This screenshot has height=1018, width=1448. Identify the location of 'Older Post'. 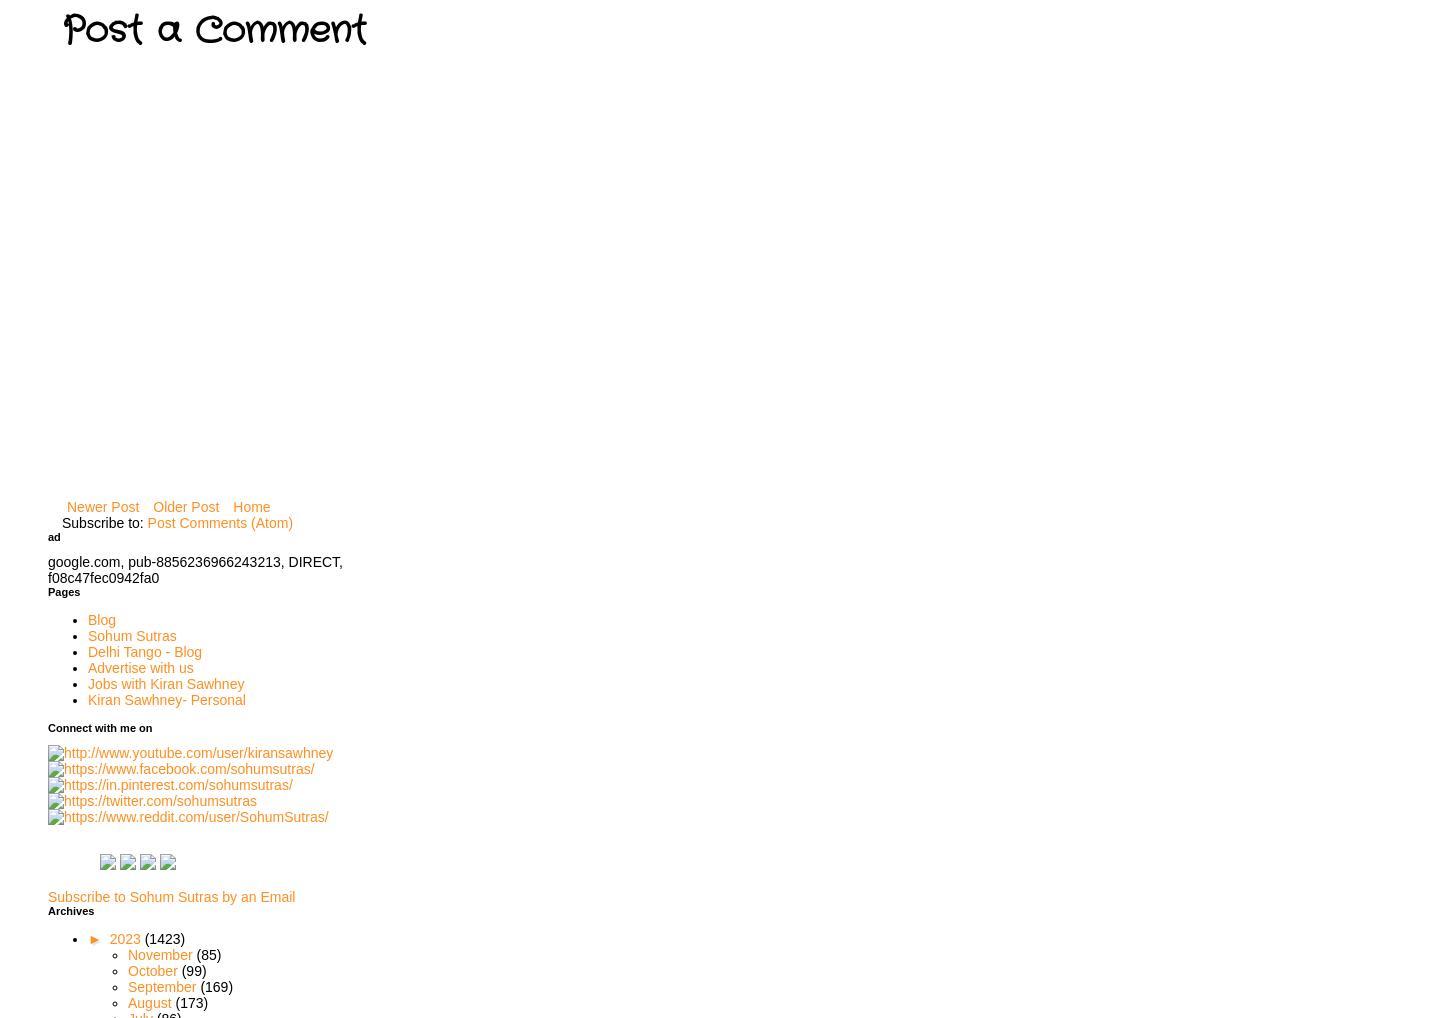
(186, 506).